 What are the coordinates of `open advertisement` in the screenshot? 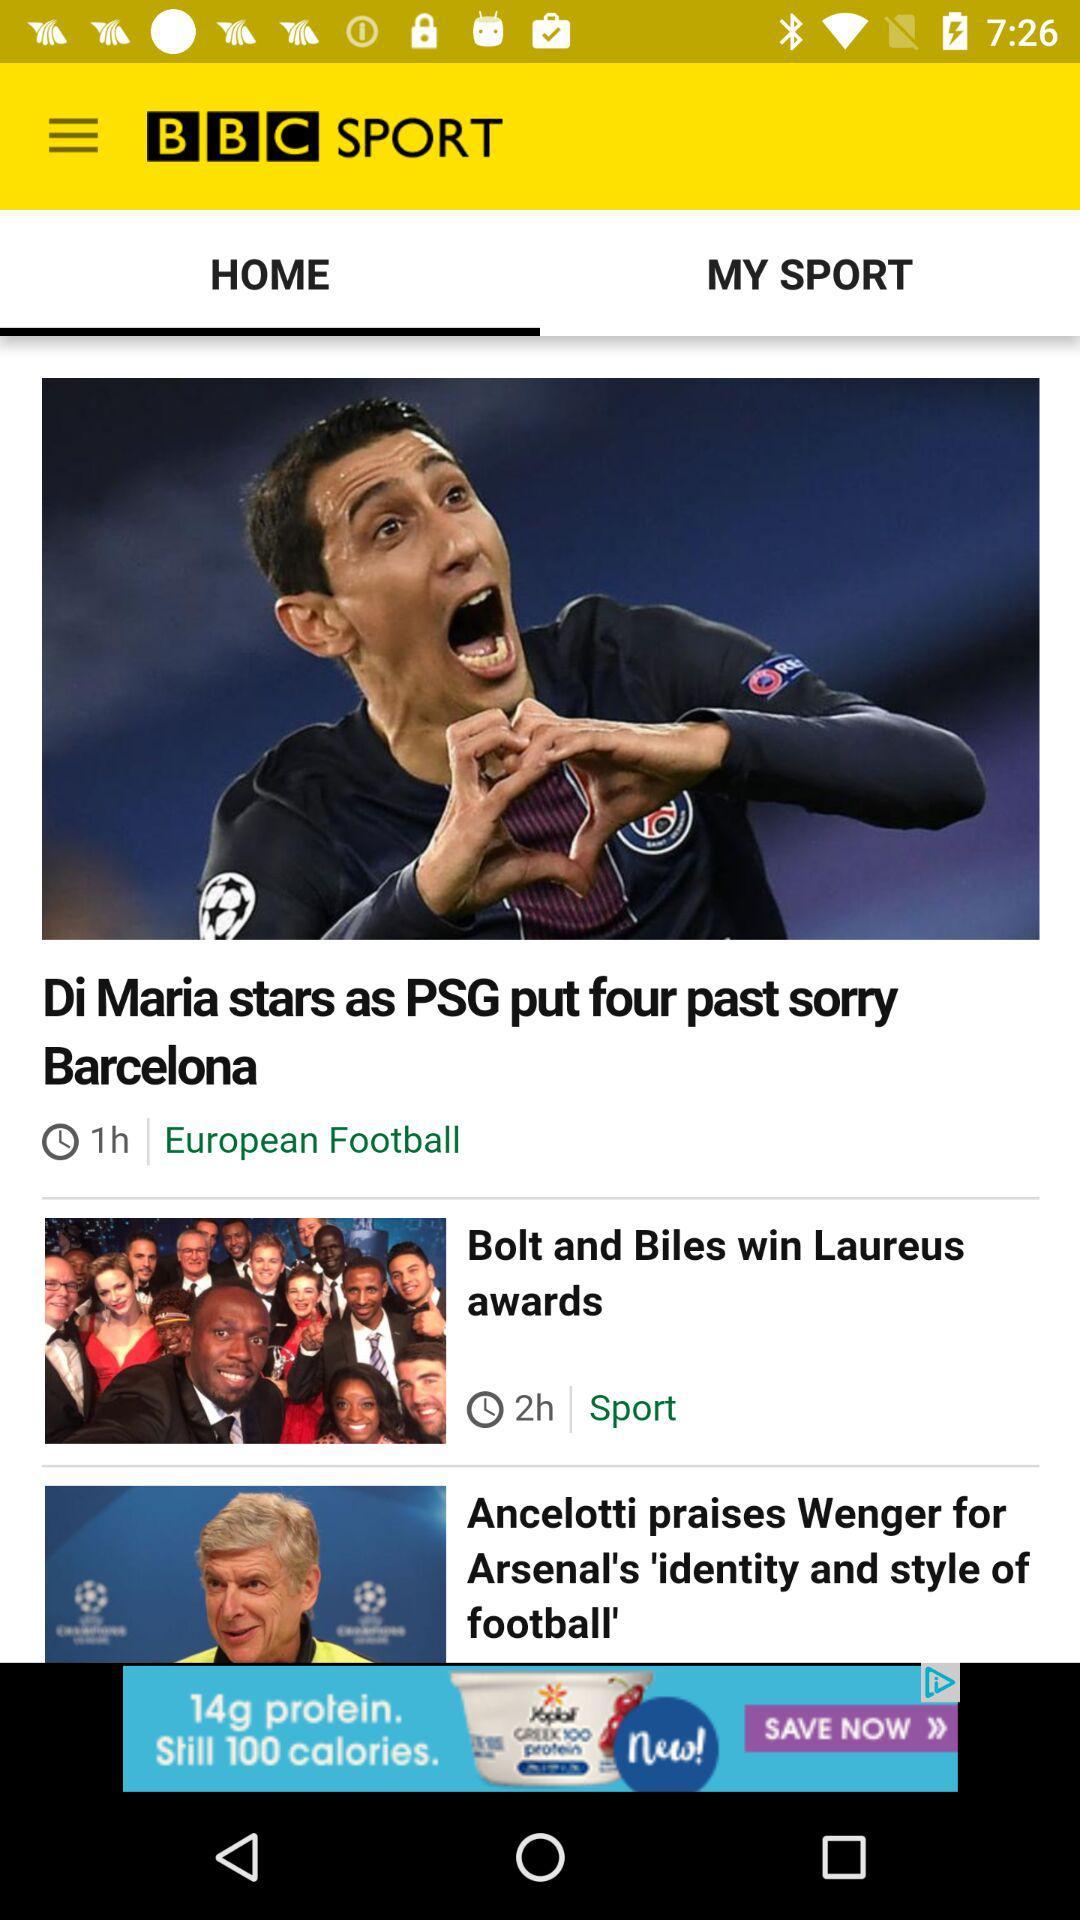 It's located at (540, 1727).